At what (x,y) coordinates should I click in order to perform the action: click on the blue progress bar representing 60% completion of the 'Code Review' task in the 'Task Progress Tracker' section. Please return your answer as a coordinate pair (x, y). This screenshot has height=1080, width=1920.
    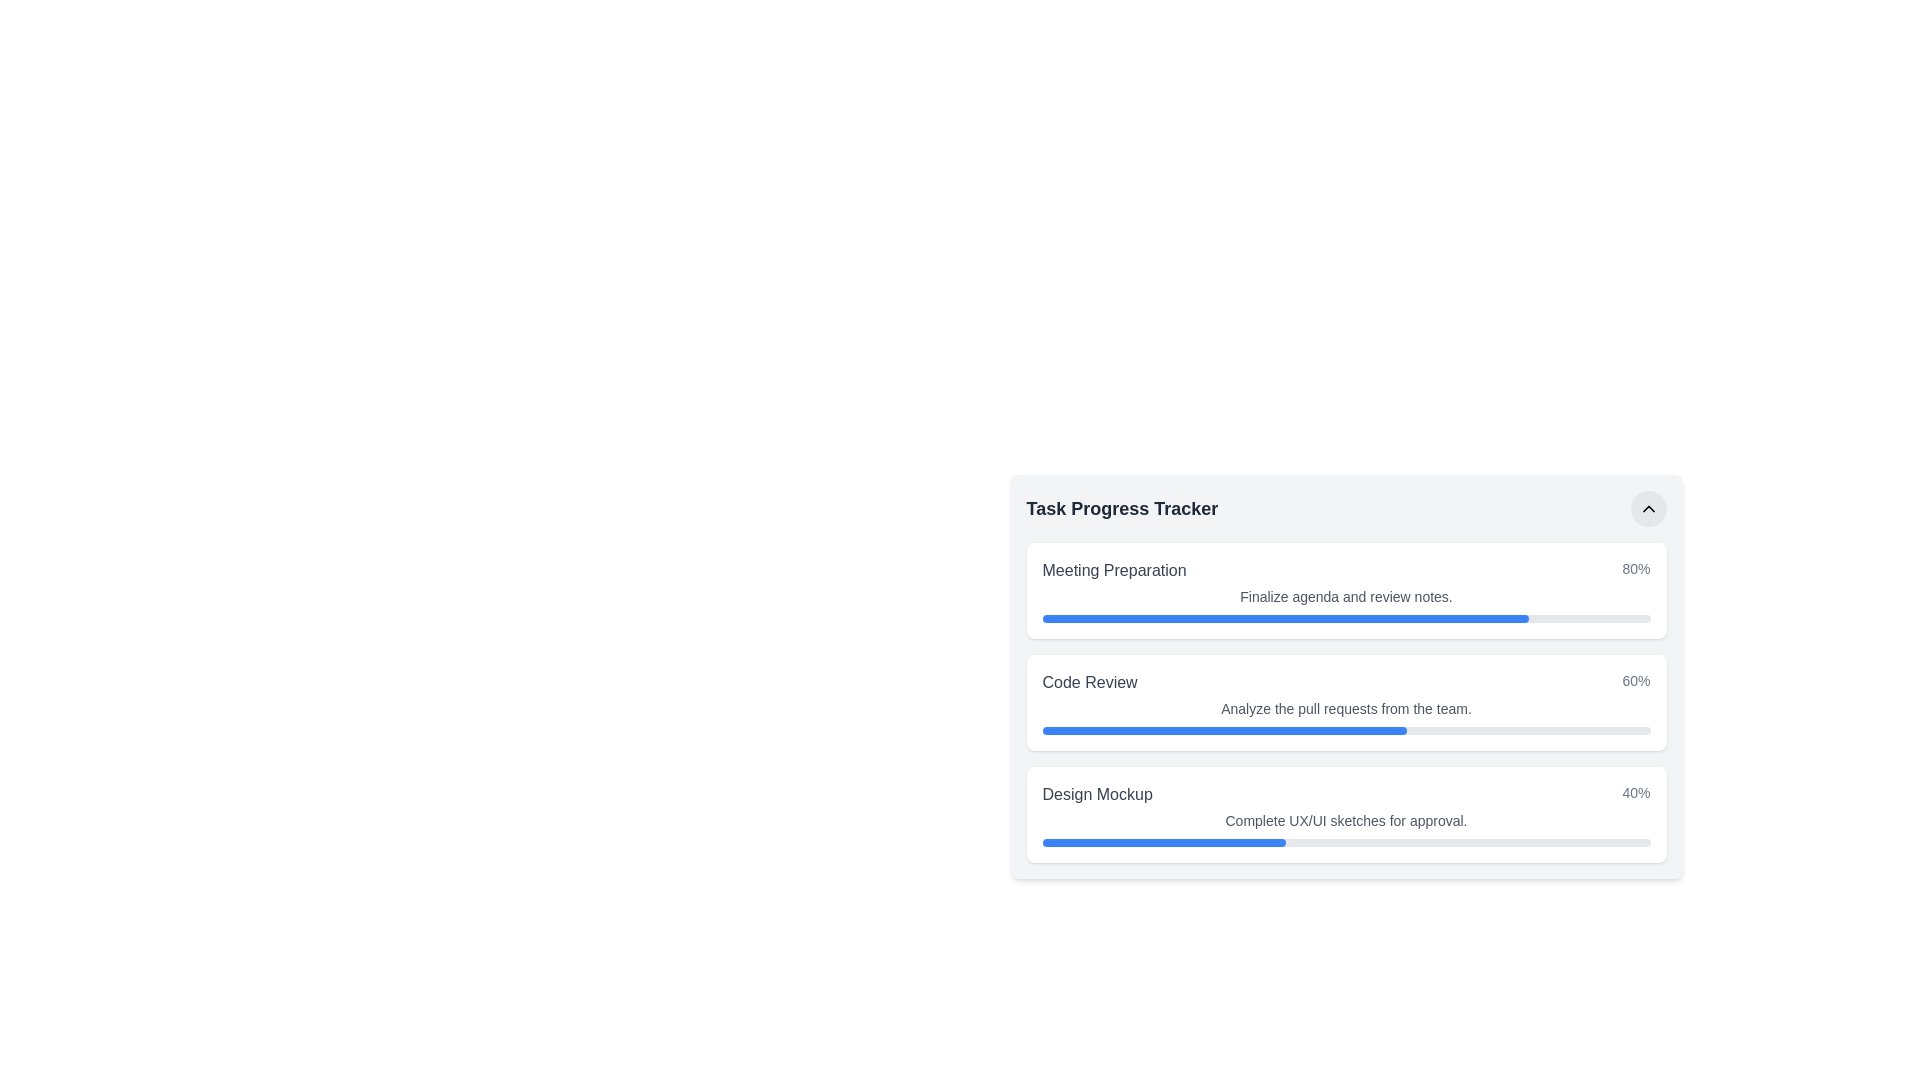
    Looking at the image, I should click on (1223, 731).